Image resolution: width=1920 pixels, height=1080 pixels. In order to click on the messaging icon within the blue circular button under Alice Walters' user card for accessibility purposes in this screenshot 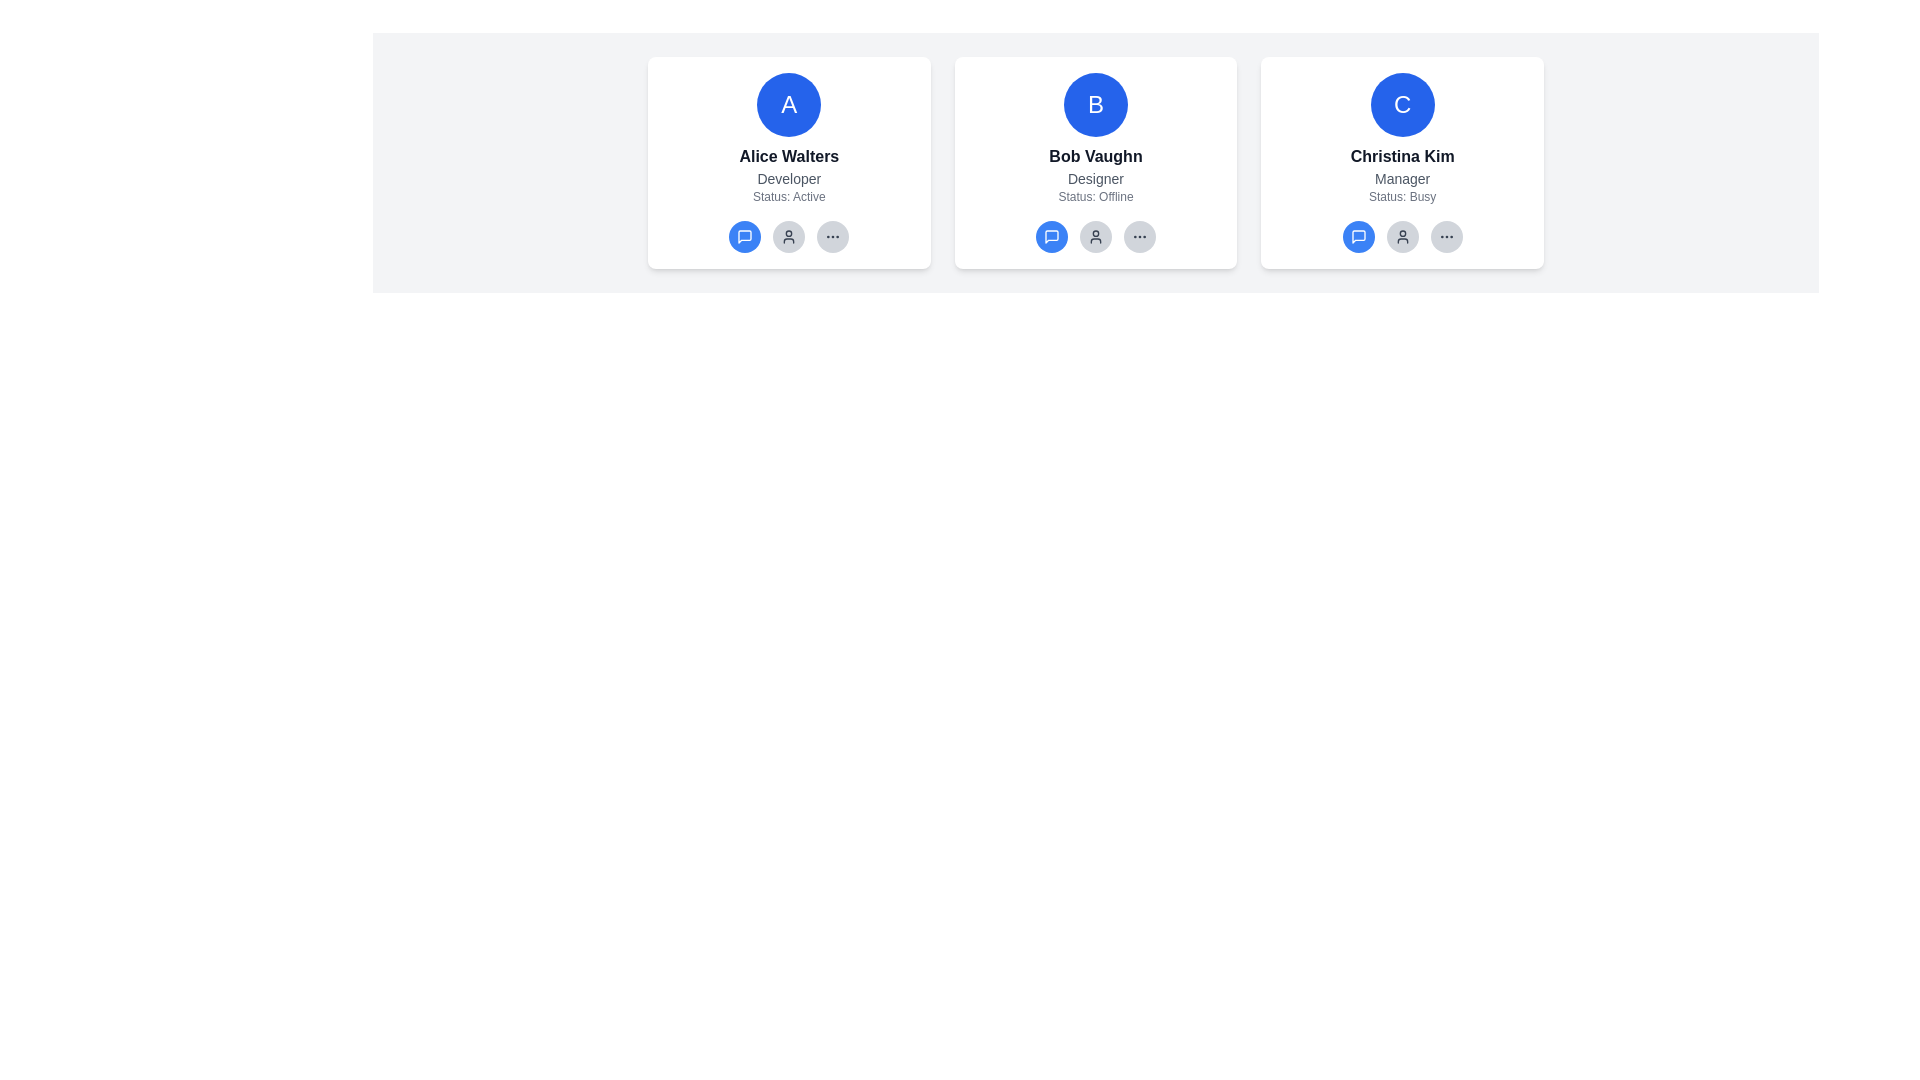, I will do `click(744, 235)`.